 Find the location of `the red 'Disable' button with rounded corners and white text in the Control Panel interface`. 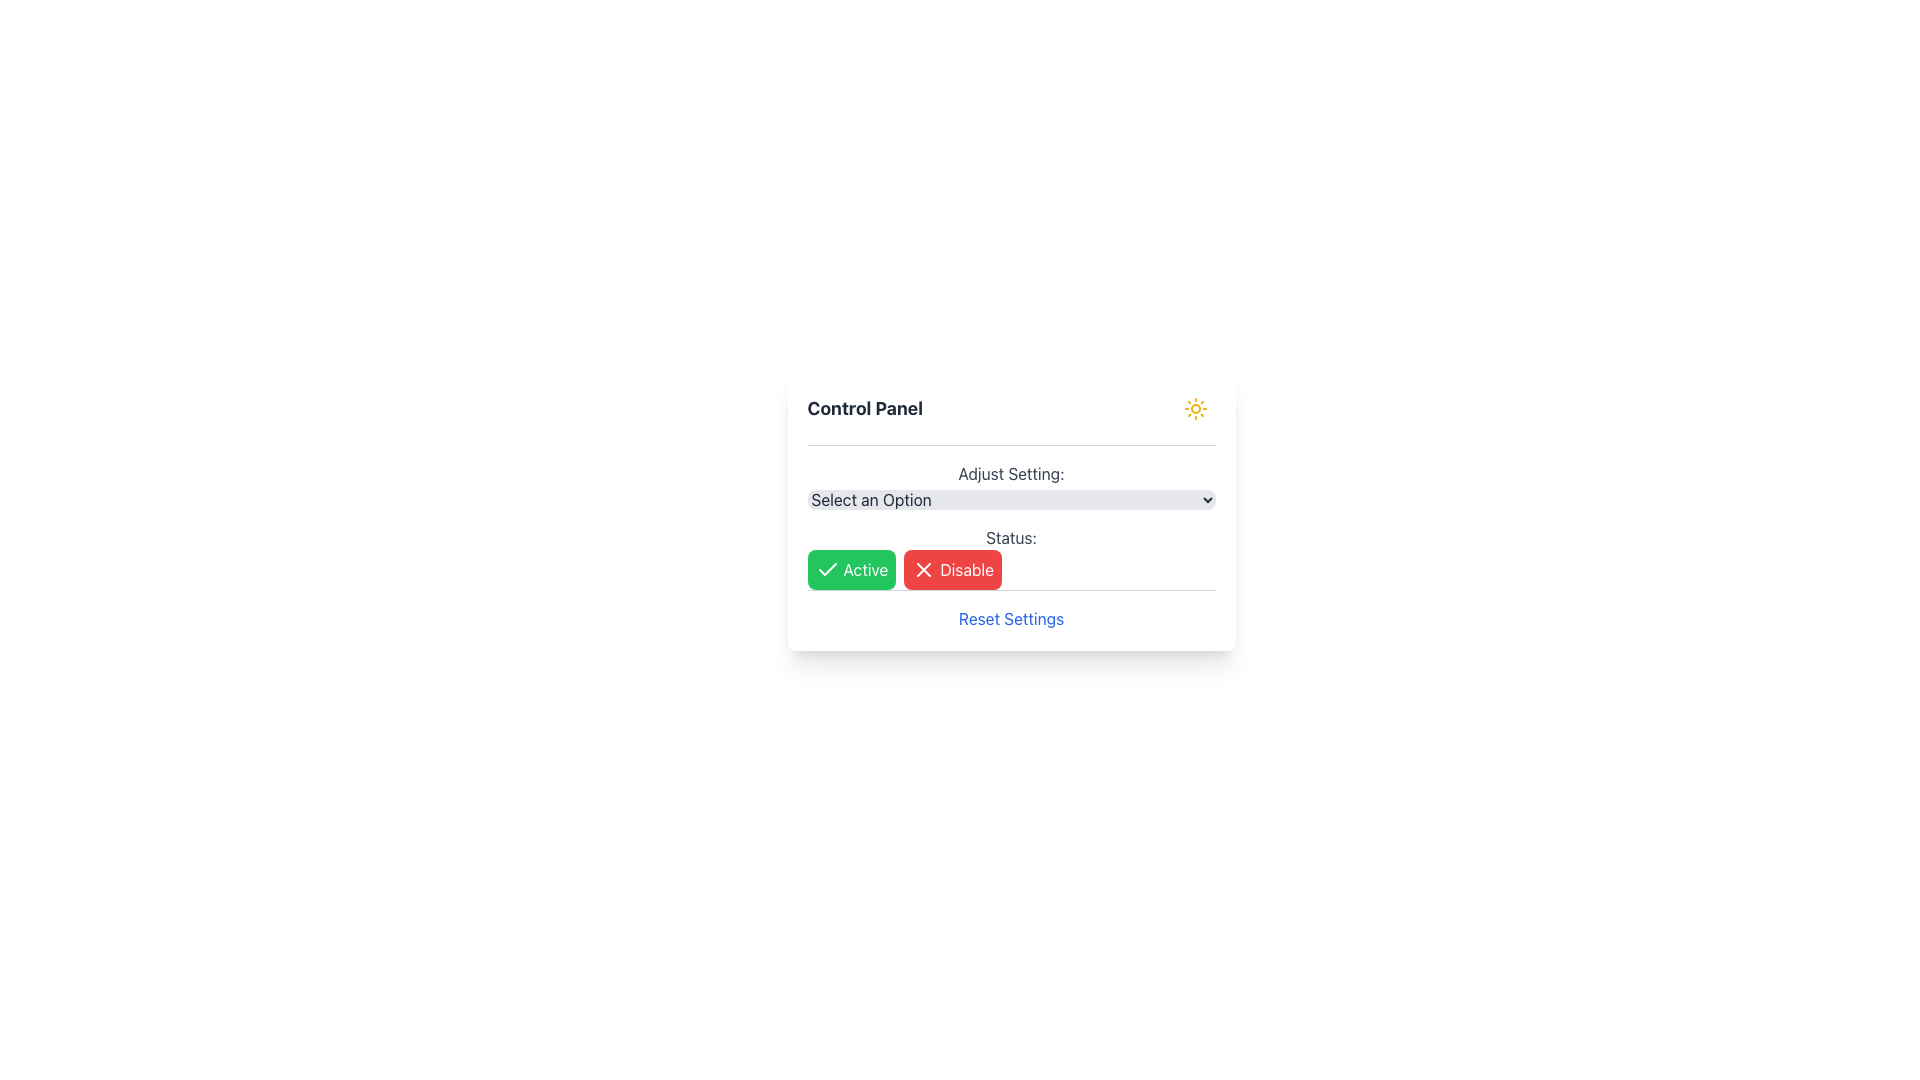

the red 'Disable' button with rounded corners and white text in the Control Panel interface is located at coordinates (952, 570).